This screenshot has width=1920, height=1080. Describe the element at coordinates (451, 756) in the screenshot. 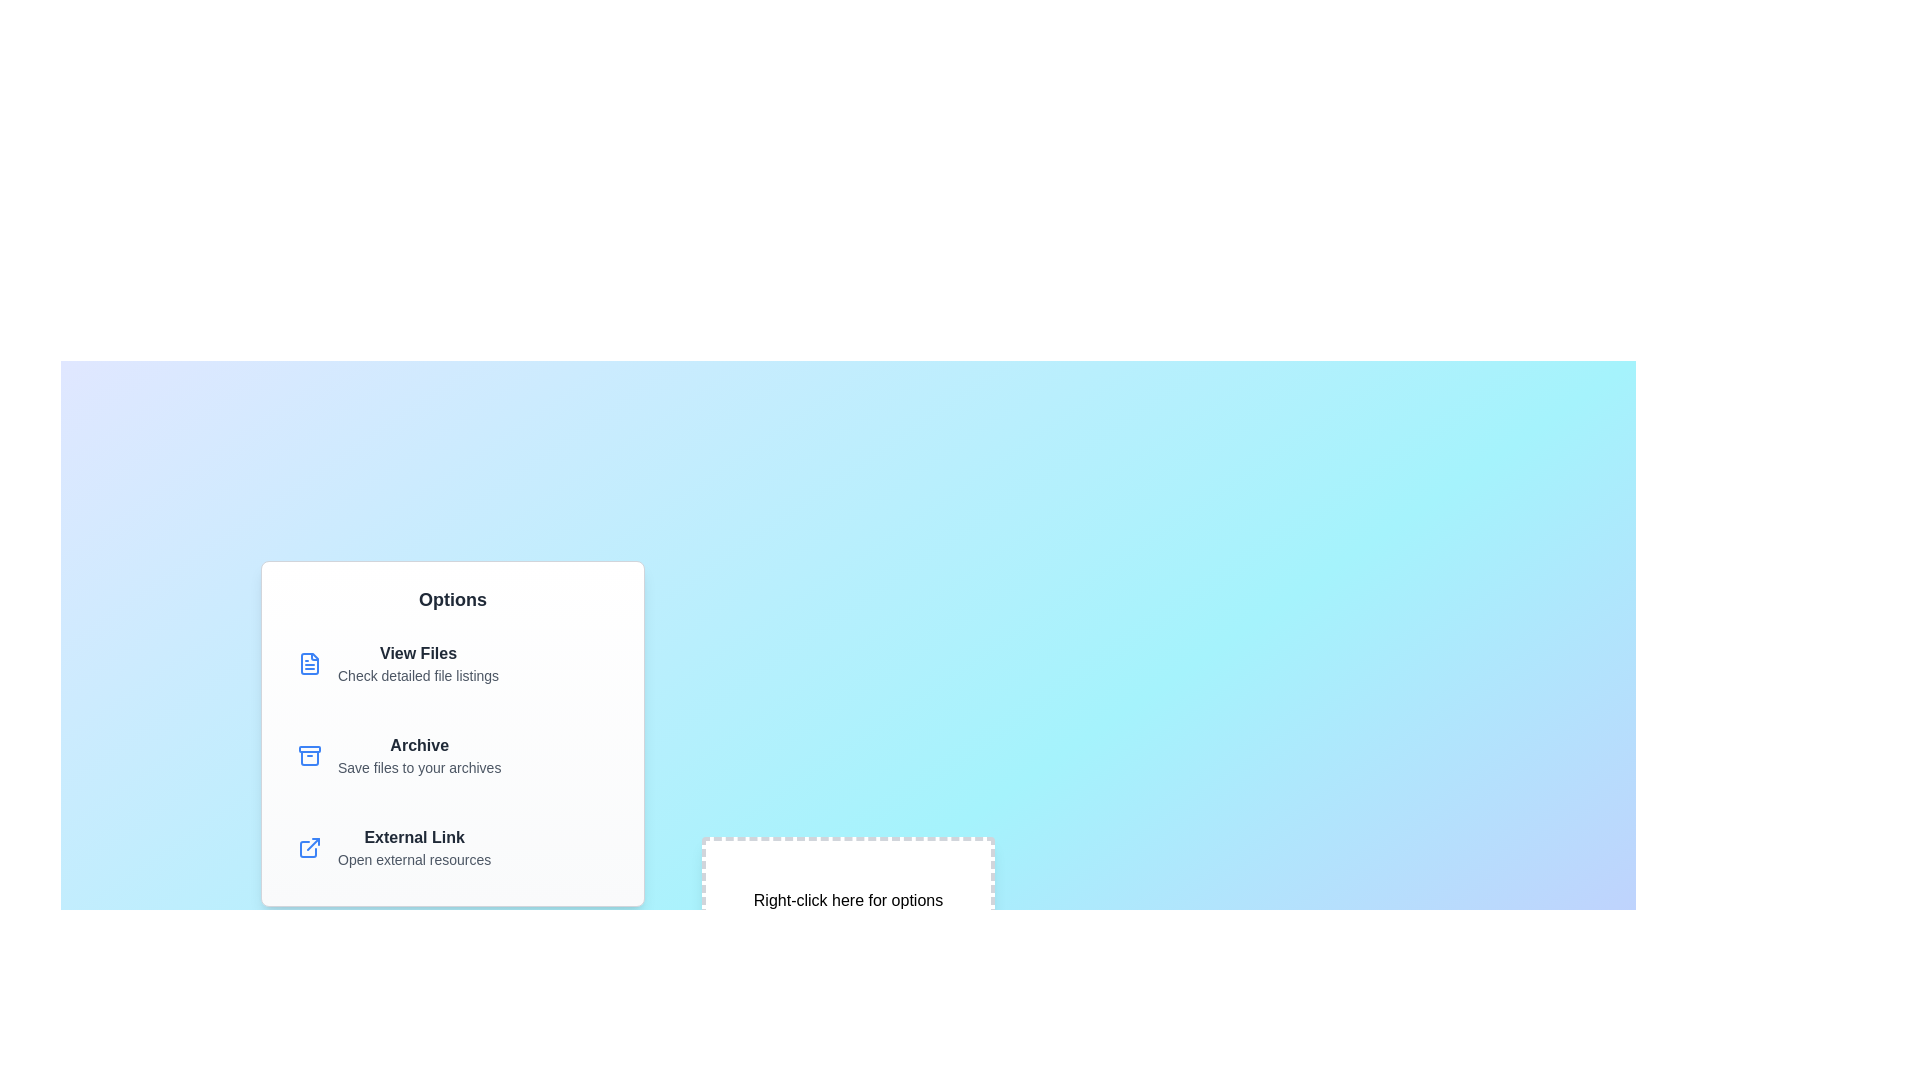

I see `the menu item 'Archive' to view its hover effect` at that location.